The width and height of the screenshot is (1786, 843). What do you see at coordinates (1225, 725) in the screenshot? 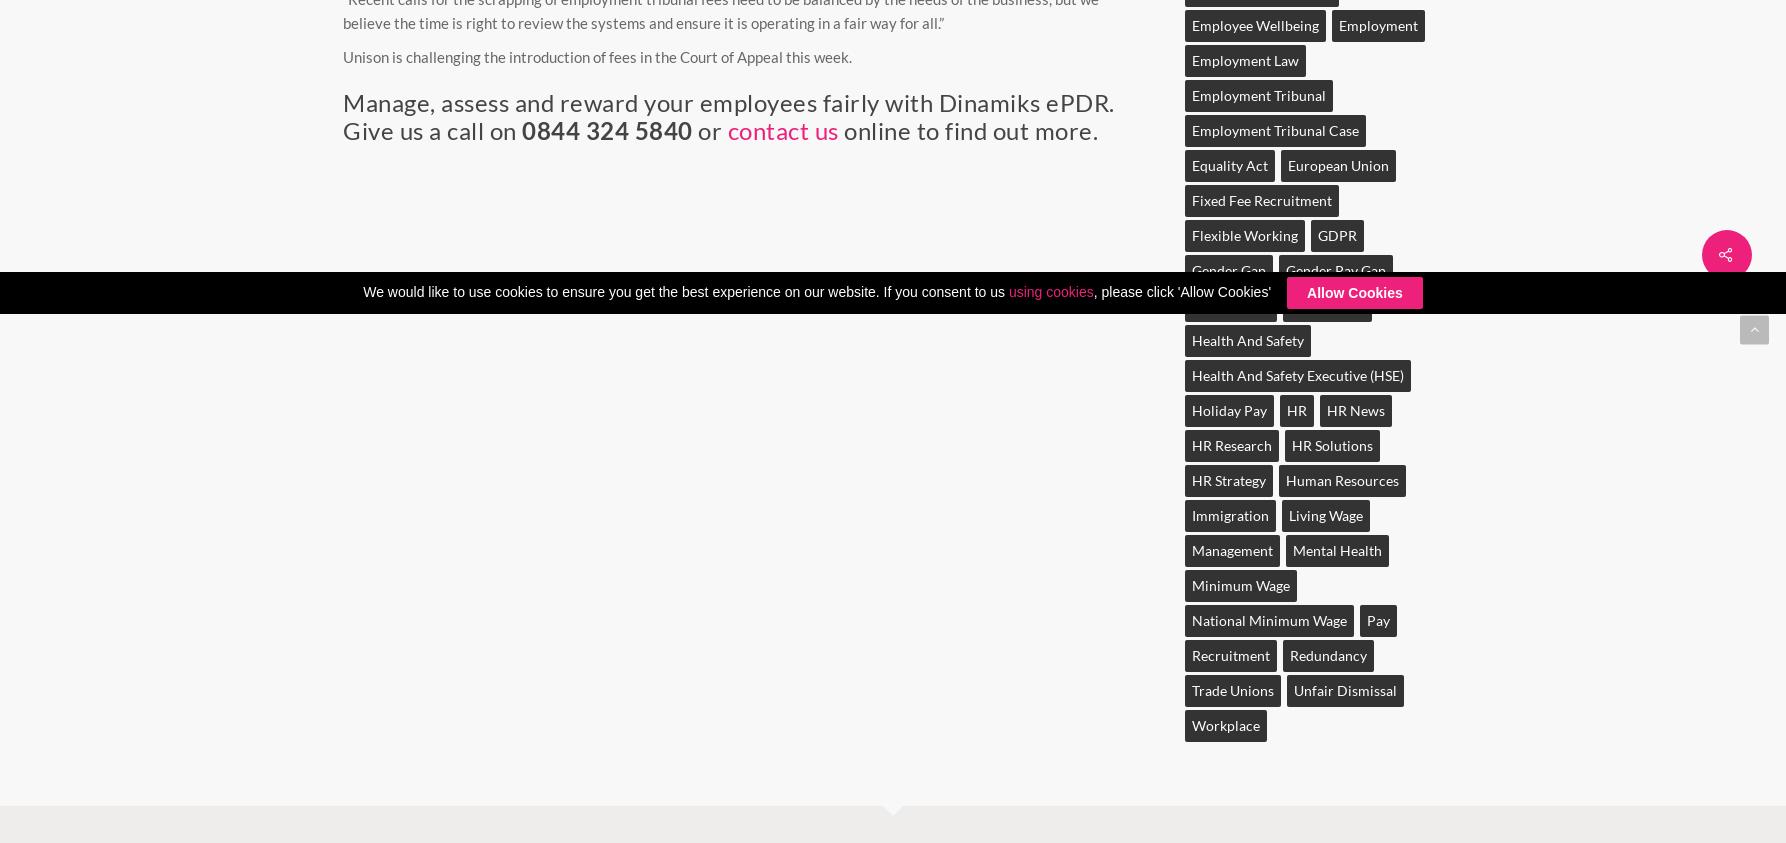
I see `'Workplace'` at bounding box center [1225, 725].